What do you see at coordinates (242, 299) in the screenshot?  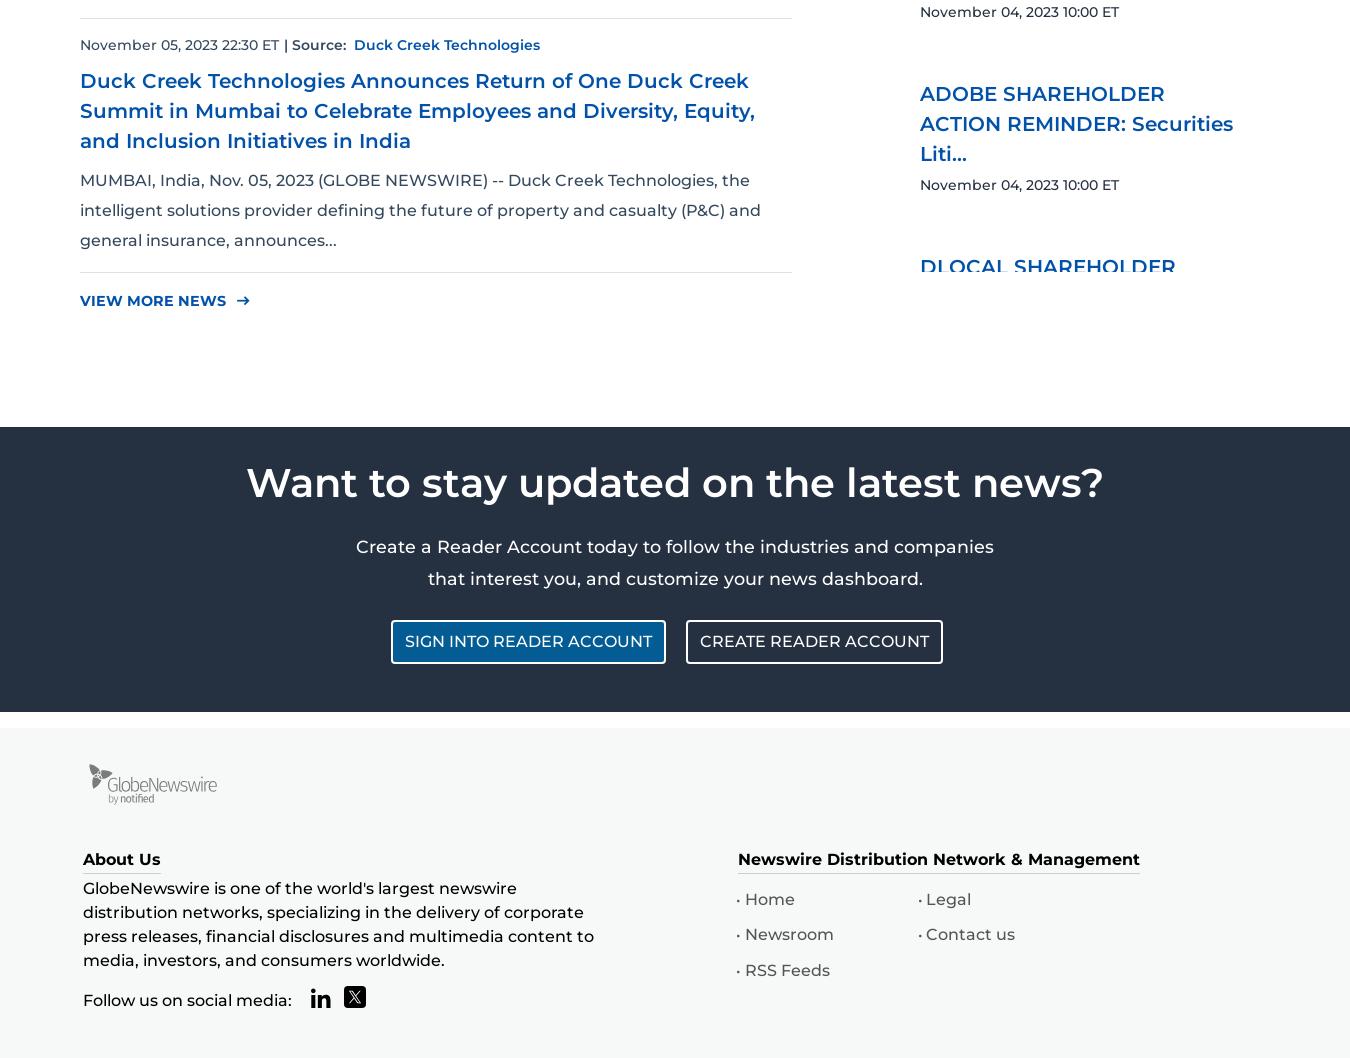 I see `'east'` at bounding box center [242, 299].